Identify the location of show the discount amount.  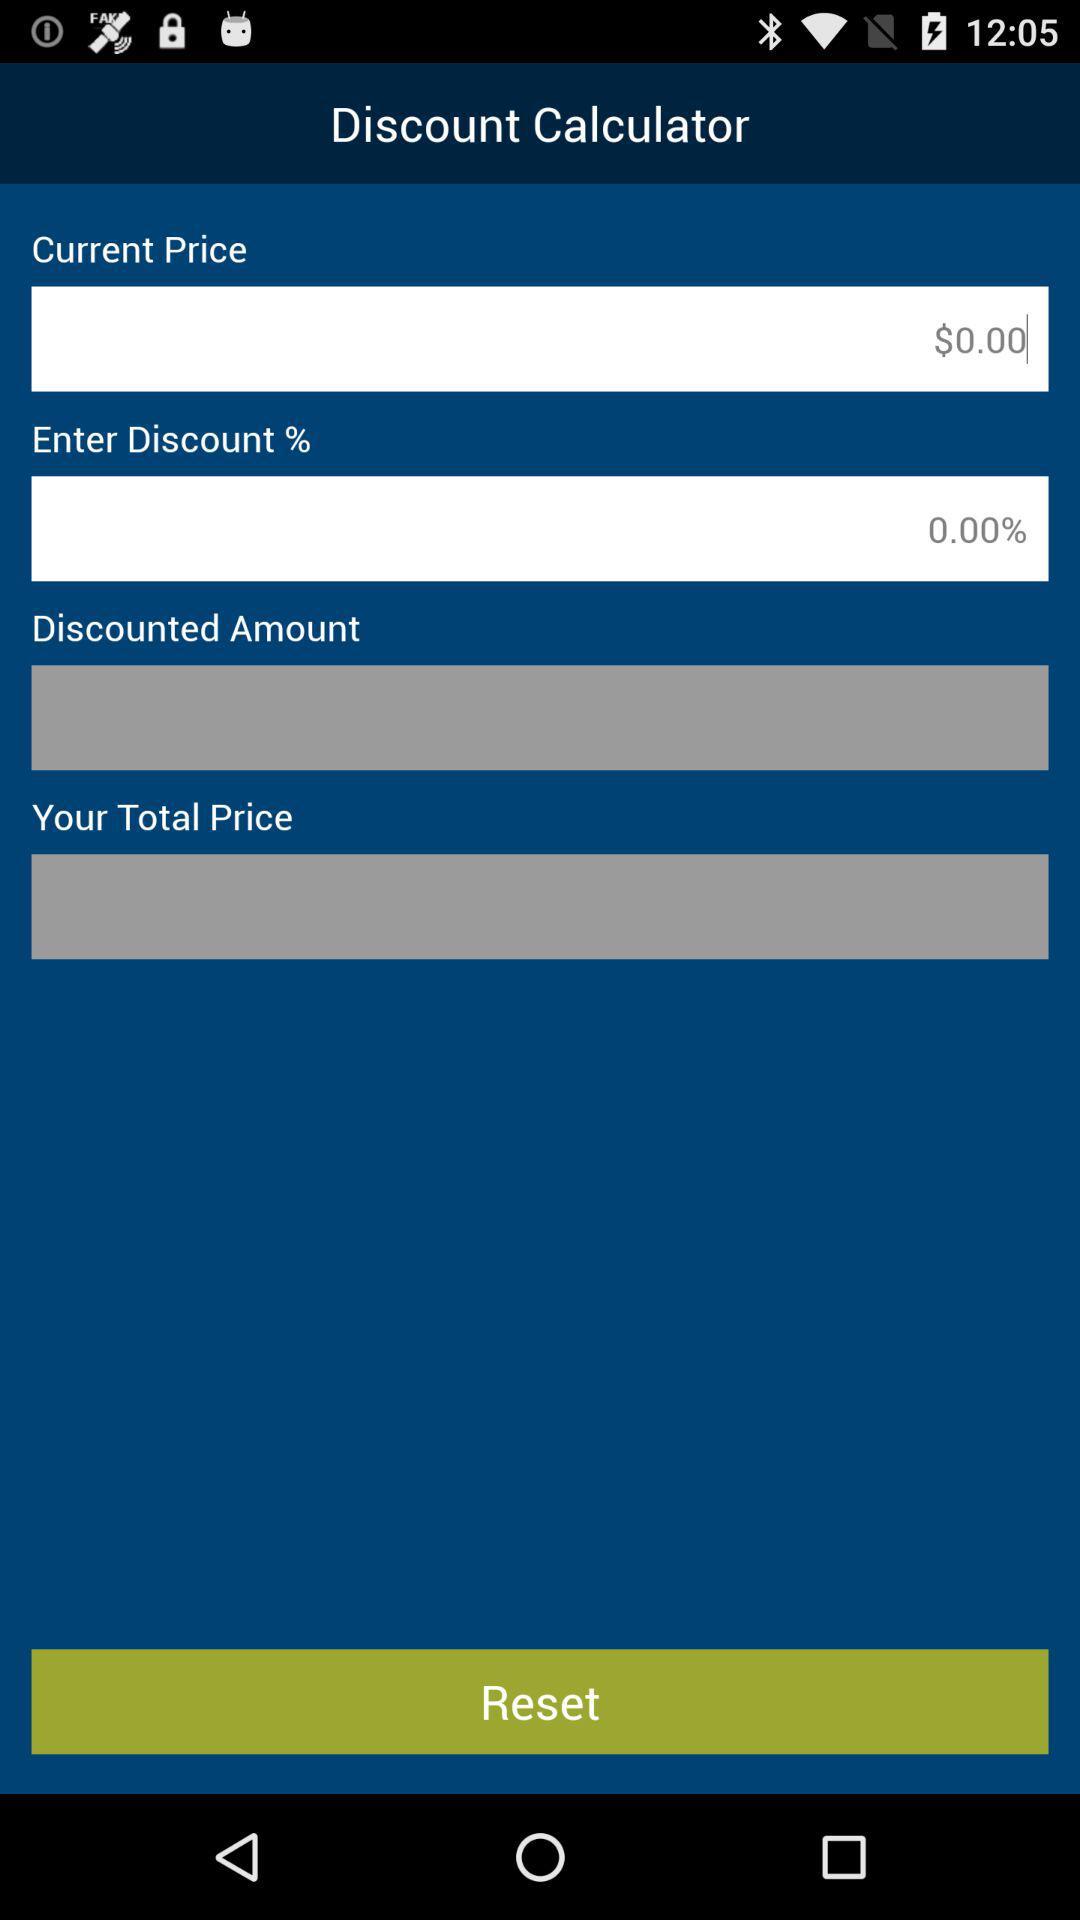
(540, 717).